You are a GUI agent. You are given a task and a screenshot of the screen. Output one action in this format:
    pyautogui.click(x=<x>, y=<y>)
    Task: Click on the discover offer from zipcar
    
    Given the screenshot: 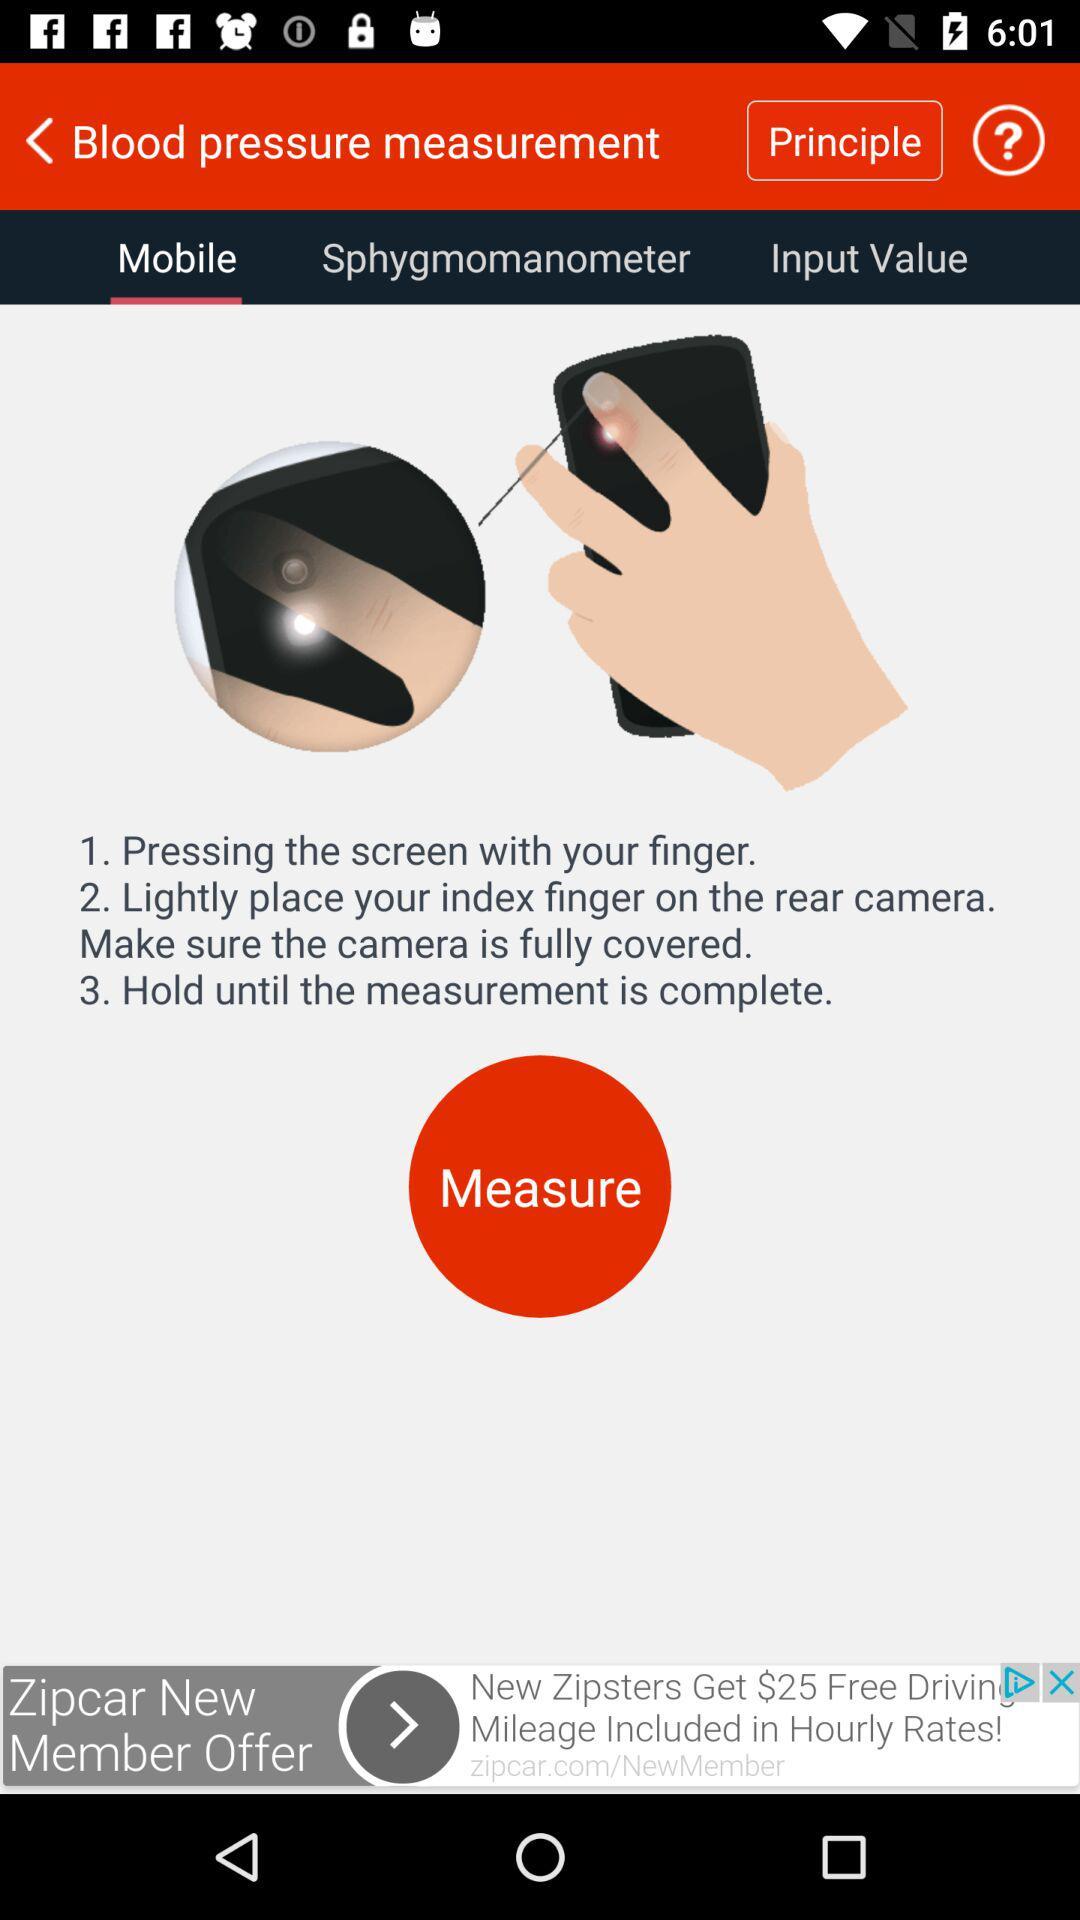 What is the action you would take?
    pyautogui.click(x=540, y=1727)
    